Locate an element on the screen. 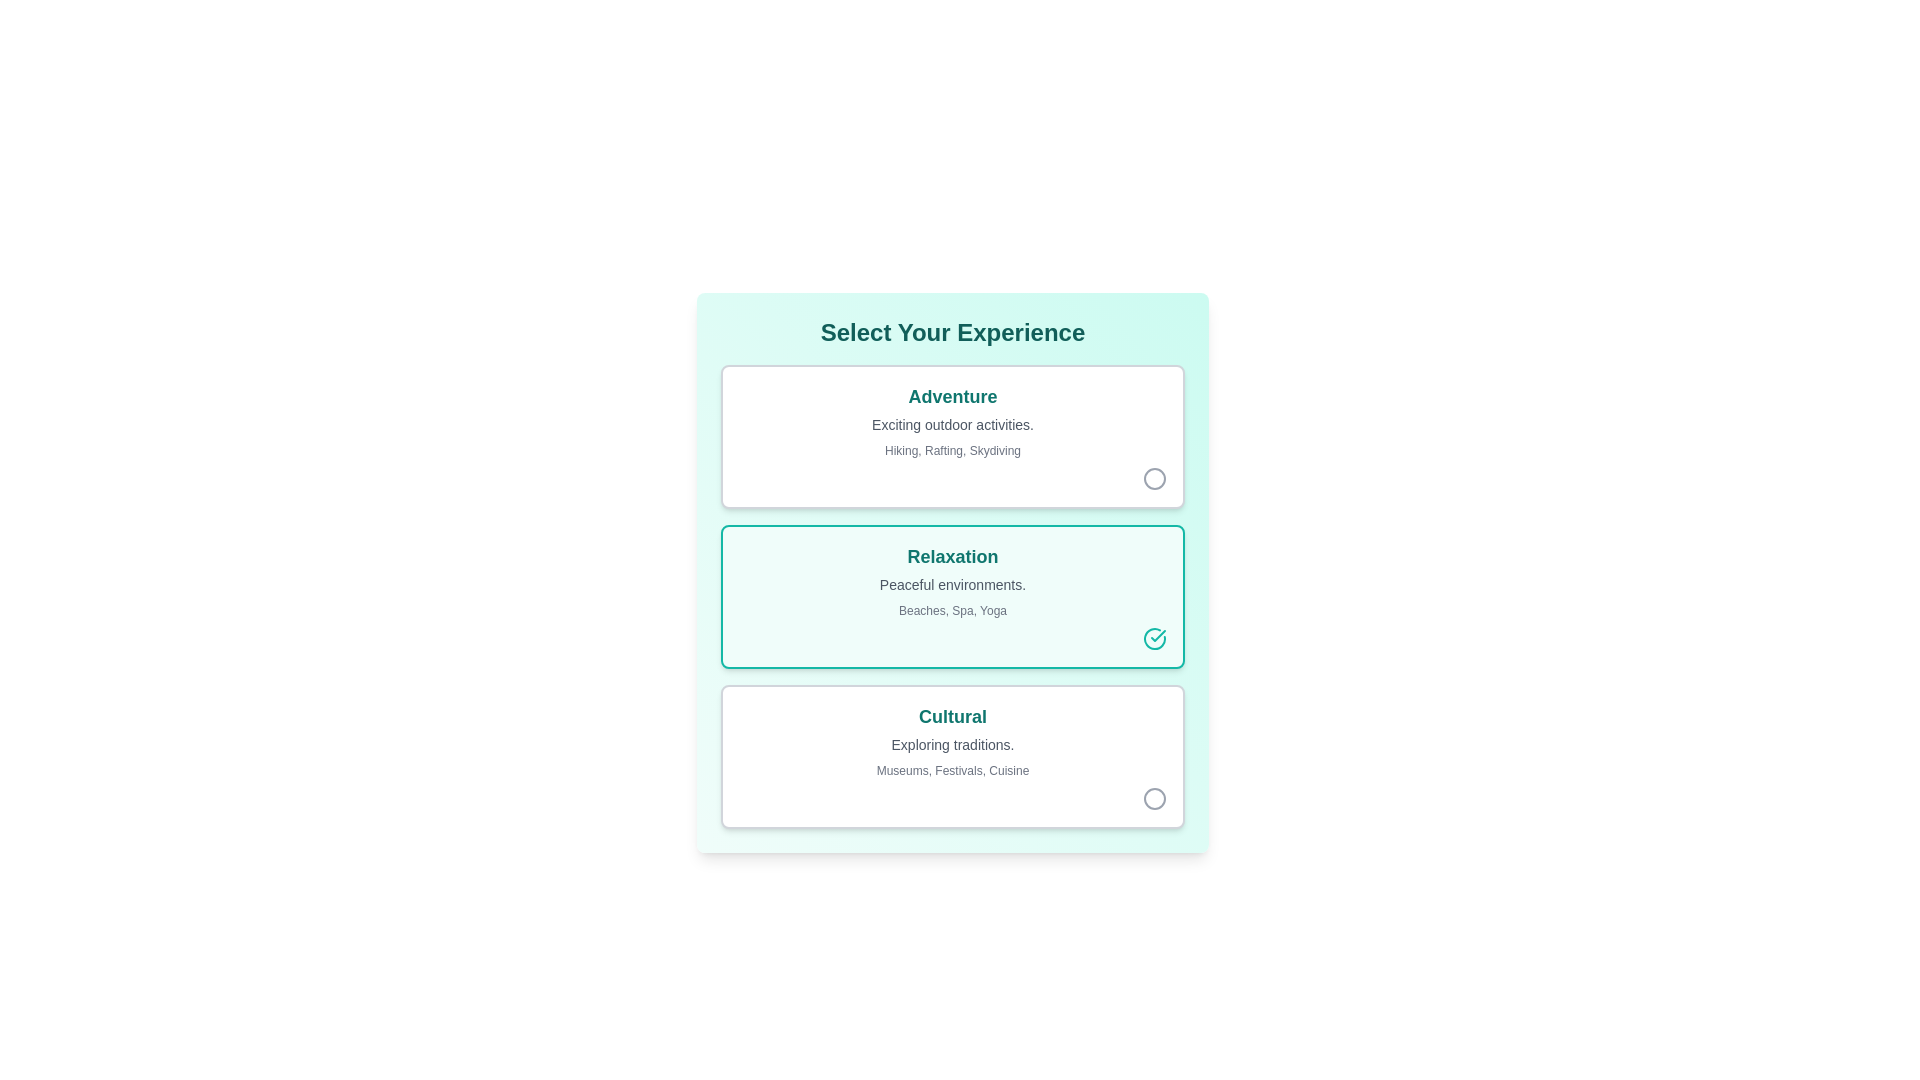 This screenshot has height=1080, width=1920. the static text providing context for the 'Cultural' category within the card, located centrally between the title 'Cultural' and the descriptive text 'Museums, Festivals, Cuisine' is located at coordinates (952, 744).